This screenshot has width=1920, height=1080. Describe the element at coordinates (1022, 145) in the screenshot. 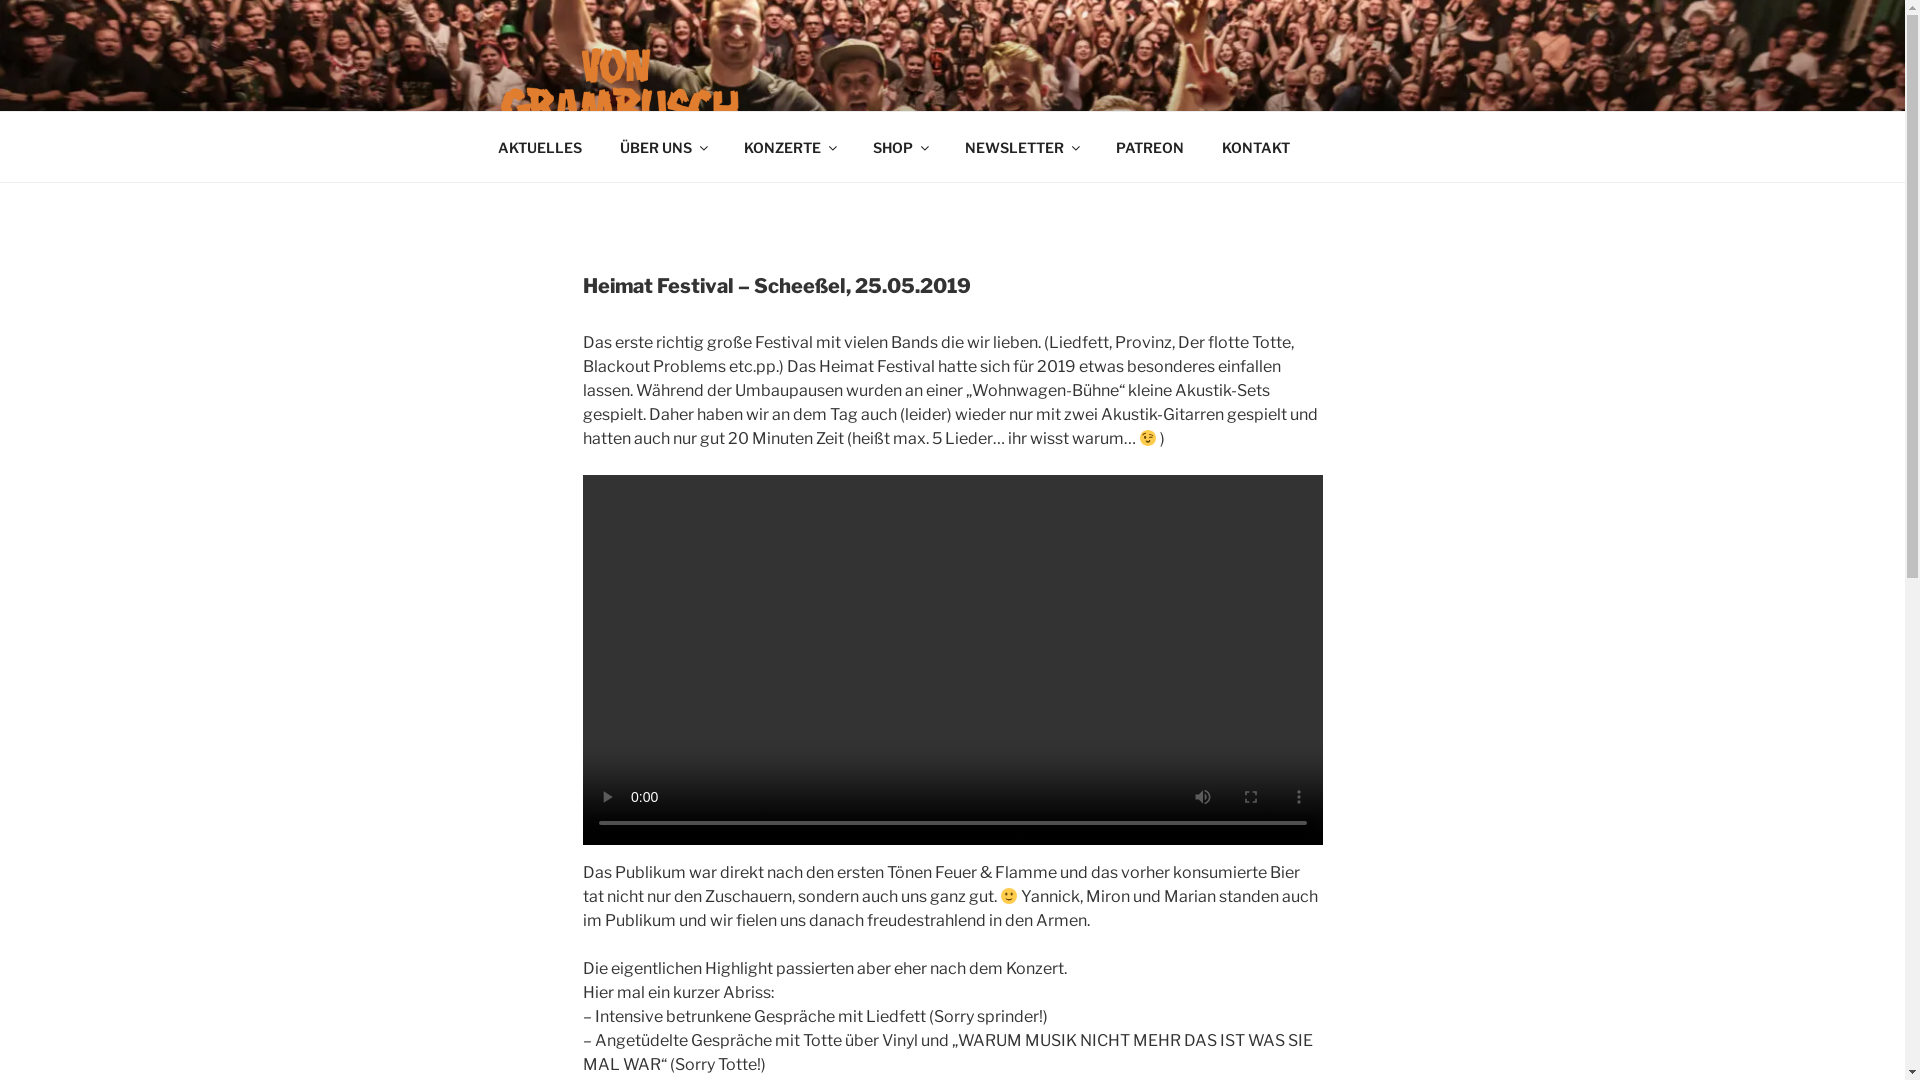

I see `'NEWSLETTER'` at that location.